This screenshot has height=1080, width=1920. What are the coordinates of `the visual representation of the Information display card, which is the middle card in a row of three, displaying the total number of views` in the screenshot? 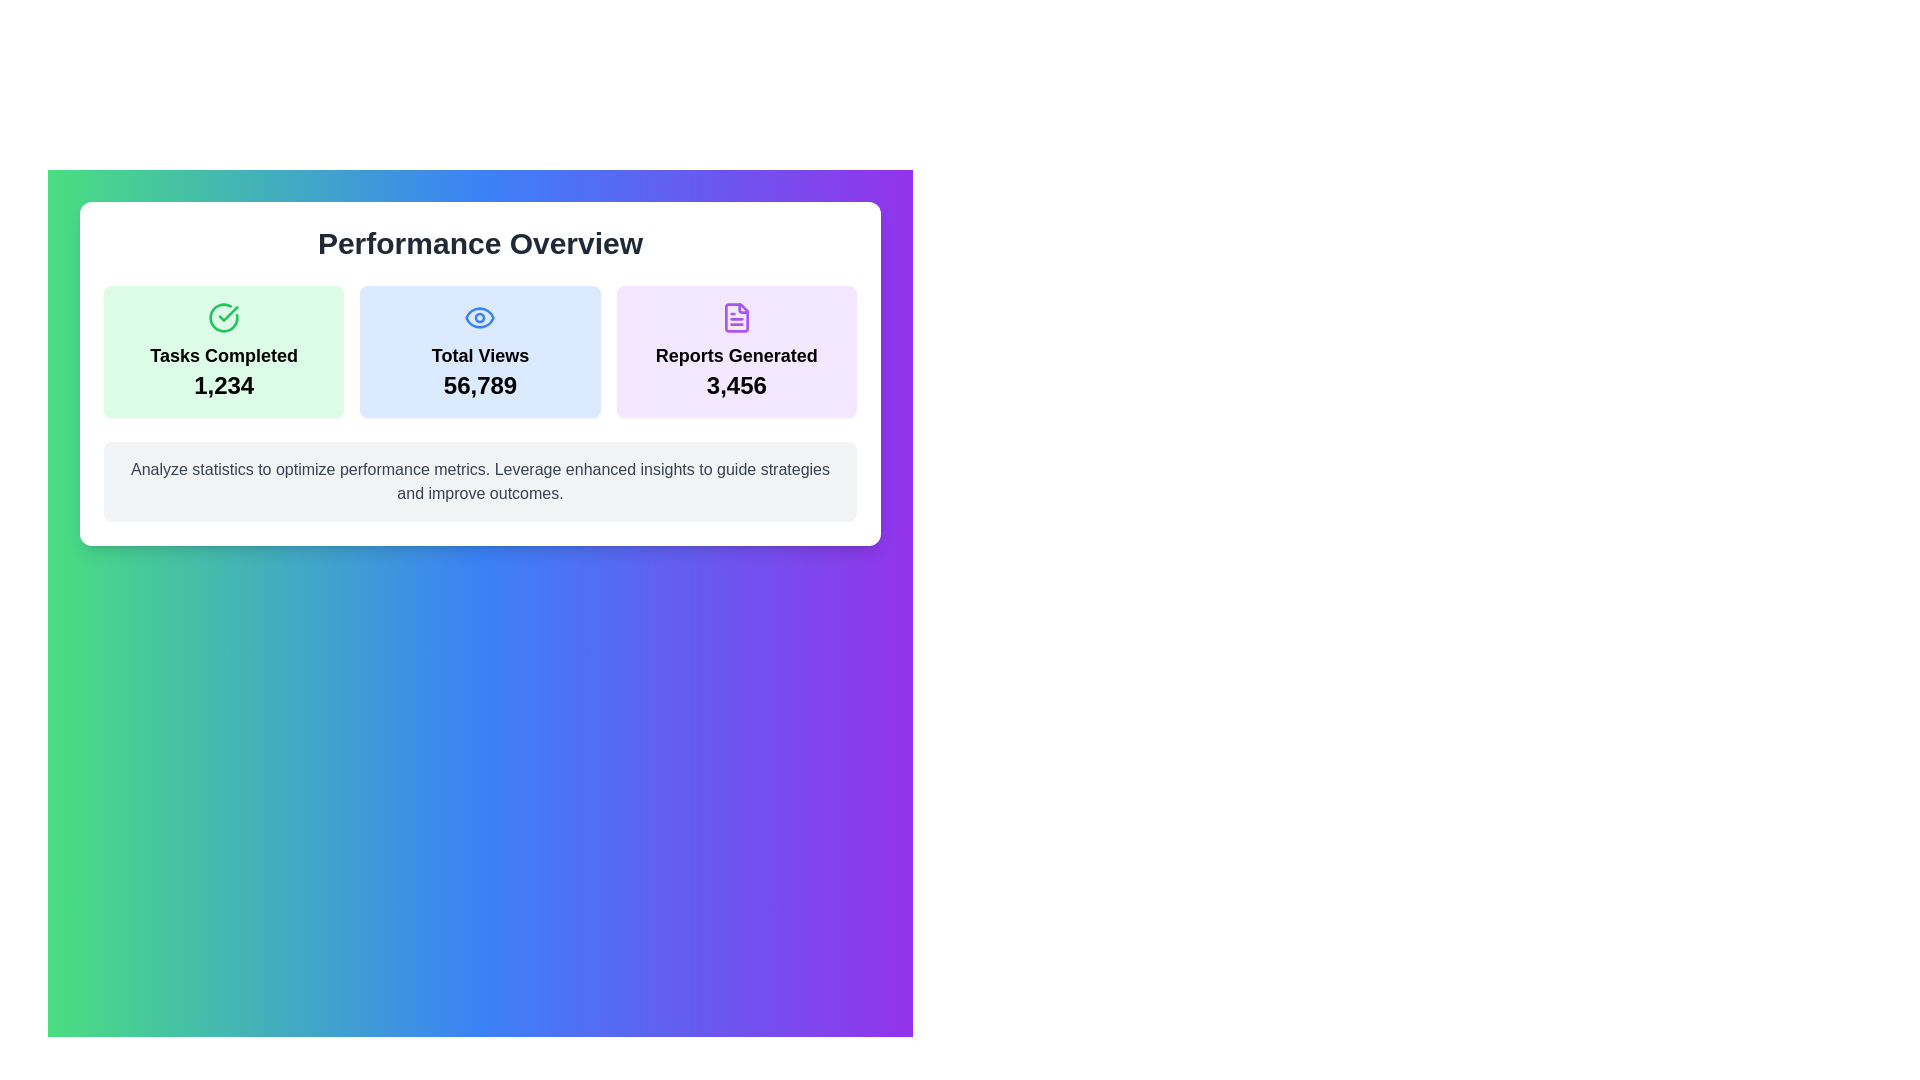 It's located at (480, 350).